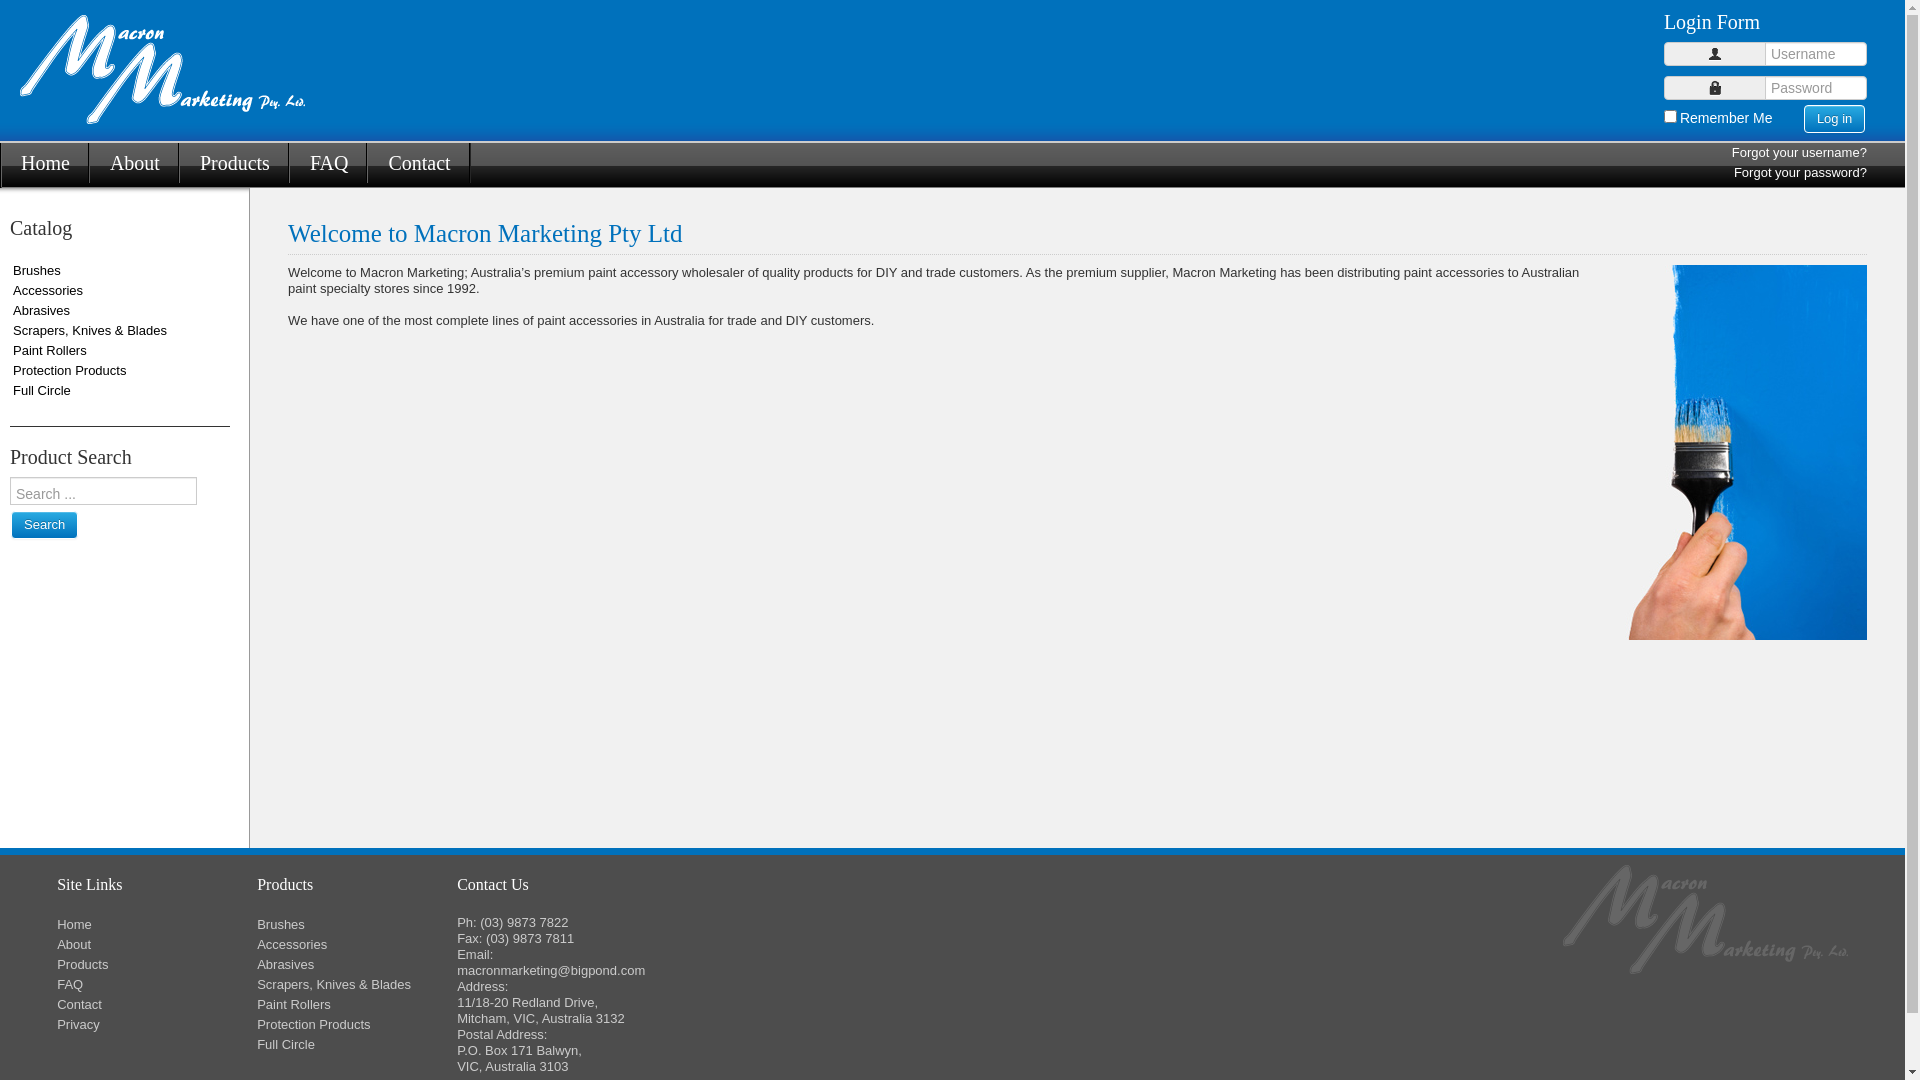 This screenshot has height=1080, width=1920. I want to click on 'Password', so click(1707, 87).